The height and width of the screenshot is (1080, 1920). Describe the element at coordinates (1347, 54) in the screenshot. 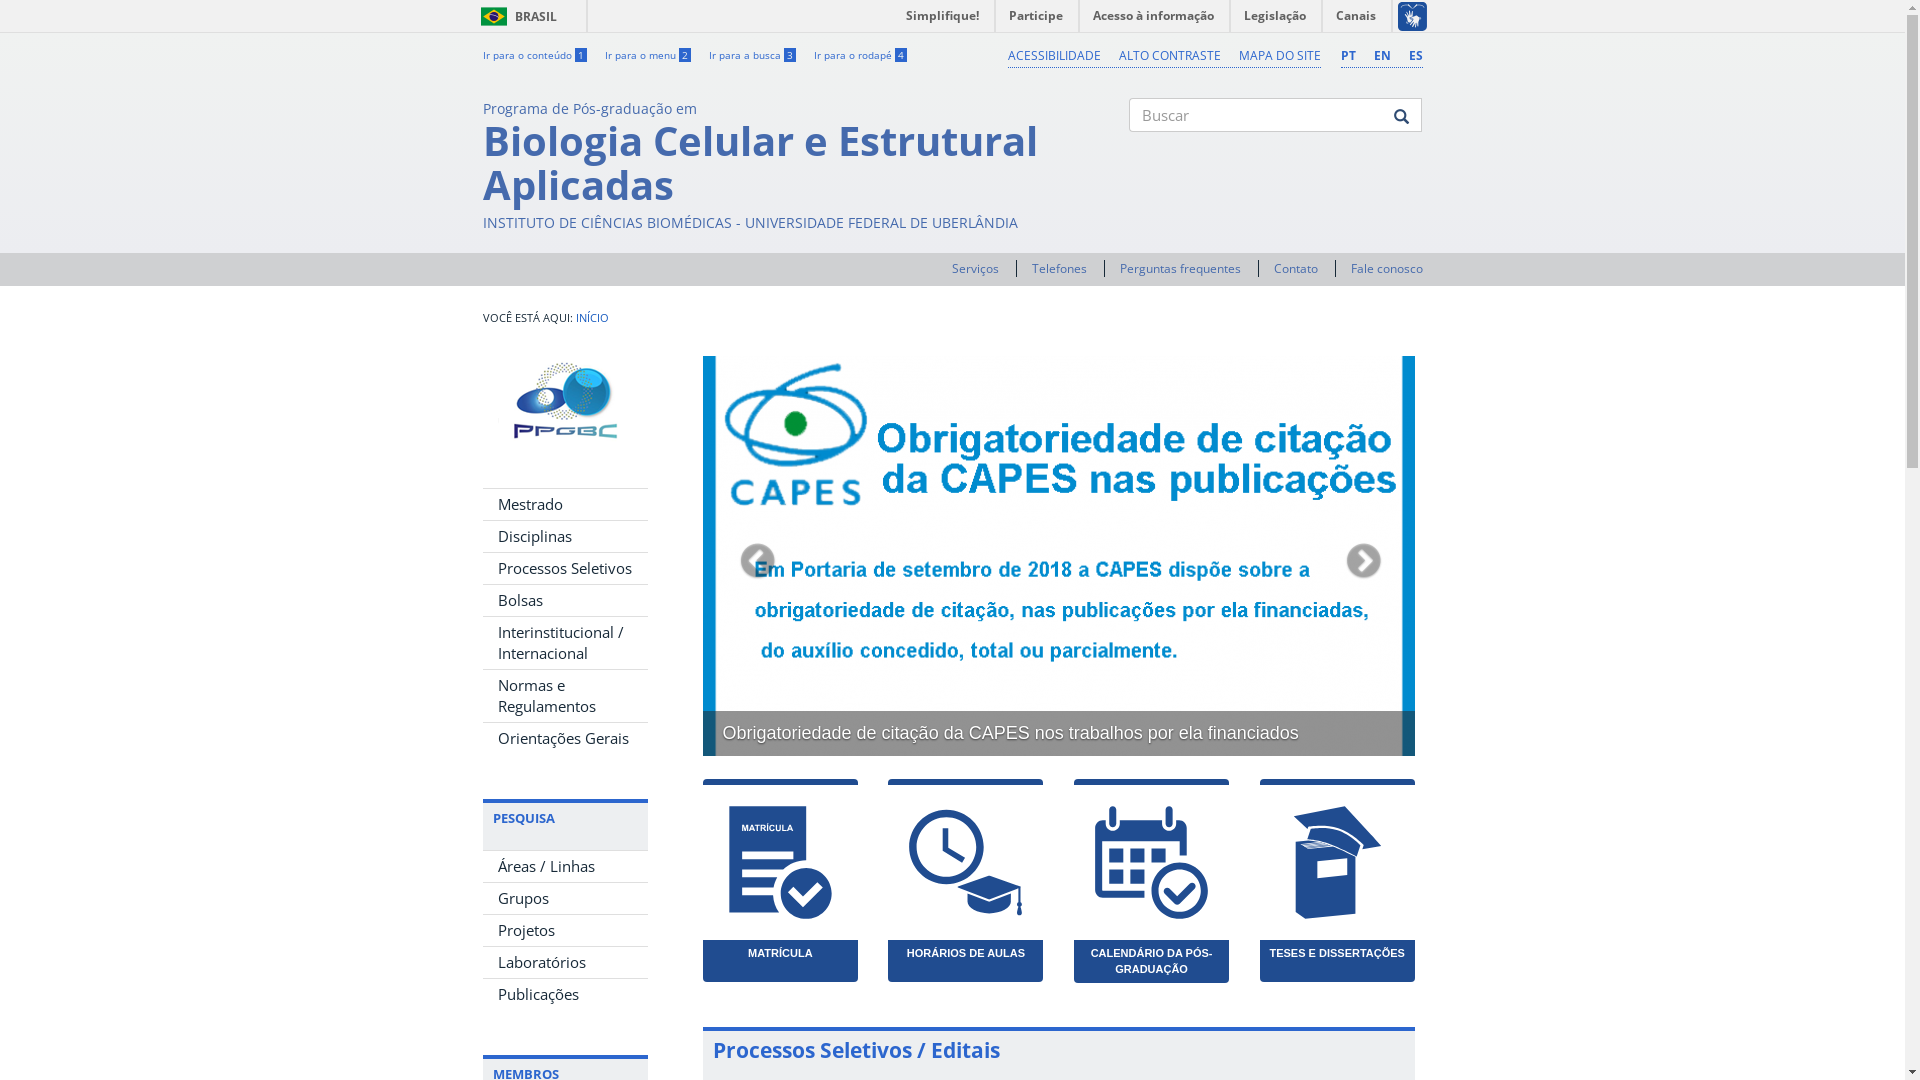

I see `'PT'` at that location.